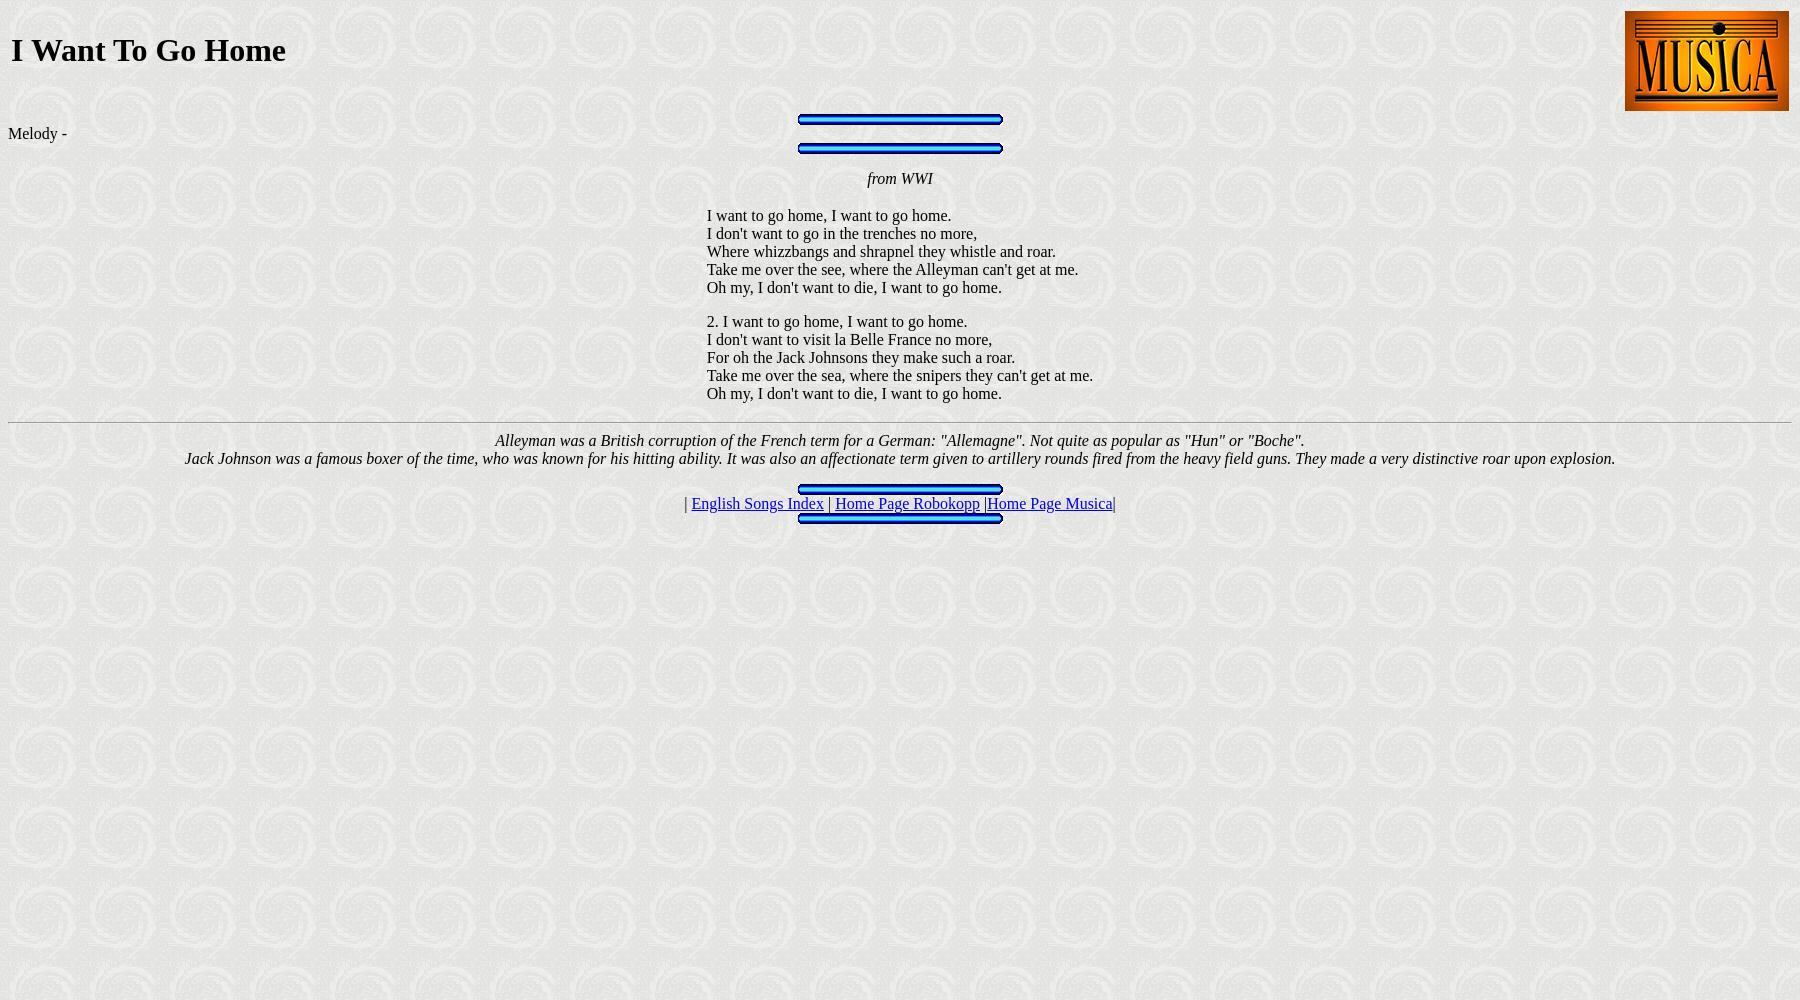 Image resolution: width=1800 pixels, height=1000 pixels. I want to click on 'Take me over the sea, where the snipers they can't get at me.', so click(899, 375).